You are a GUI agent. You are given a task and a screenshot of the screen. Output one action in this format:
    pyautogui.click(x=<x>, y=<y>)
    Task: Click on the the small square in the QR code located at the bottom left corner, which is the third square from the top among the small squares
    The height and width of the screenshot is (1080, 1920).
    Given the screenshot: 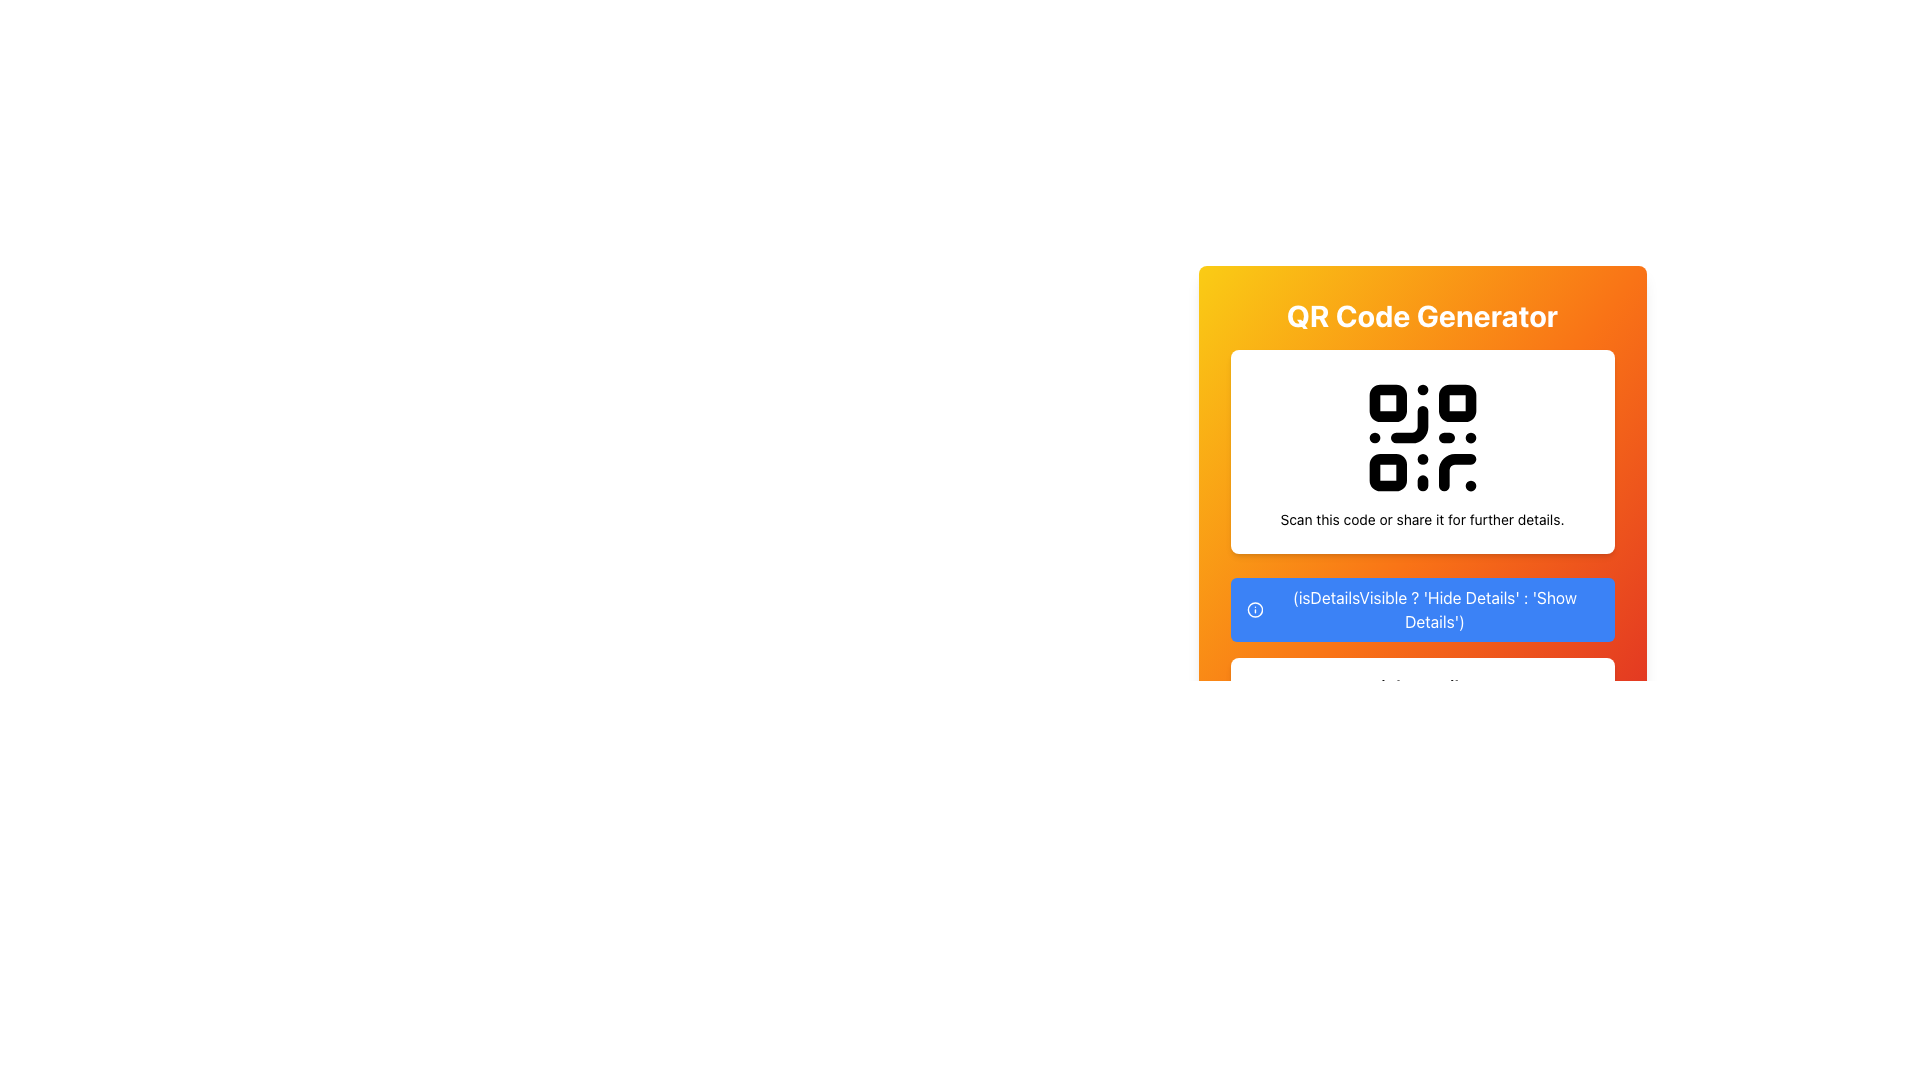 What is the action you would take?
    pyautogui.click(x=1386, y=472)
    